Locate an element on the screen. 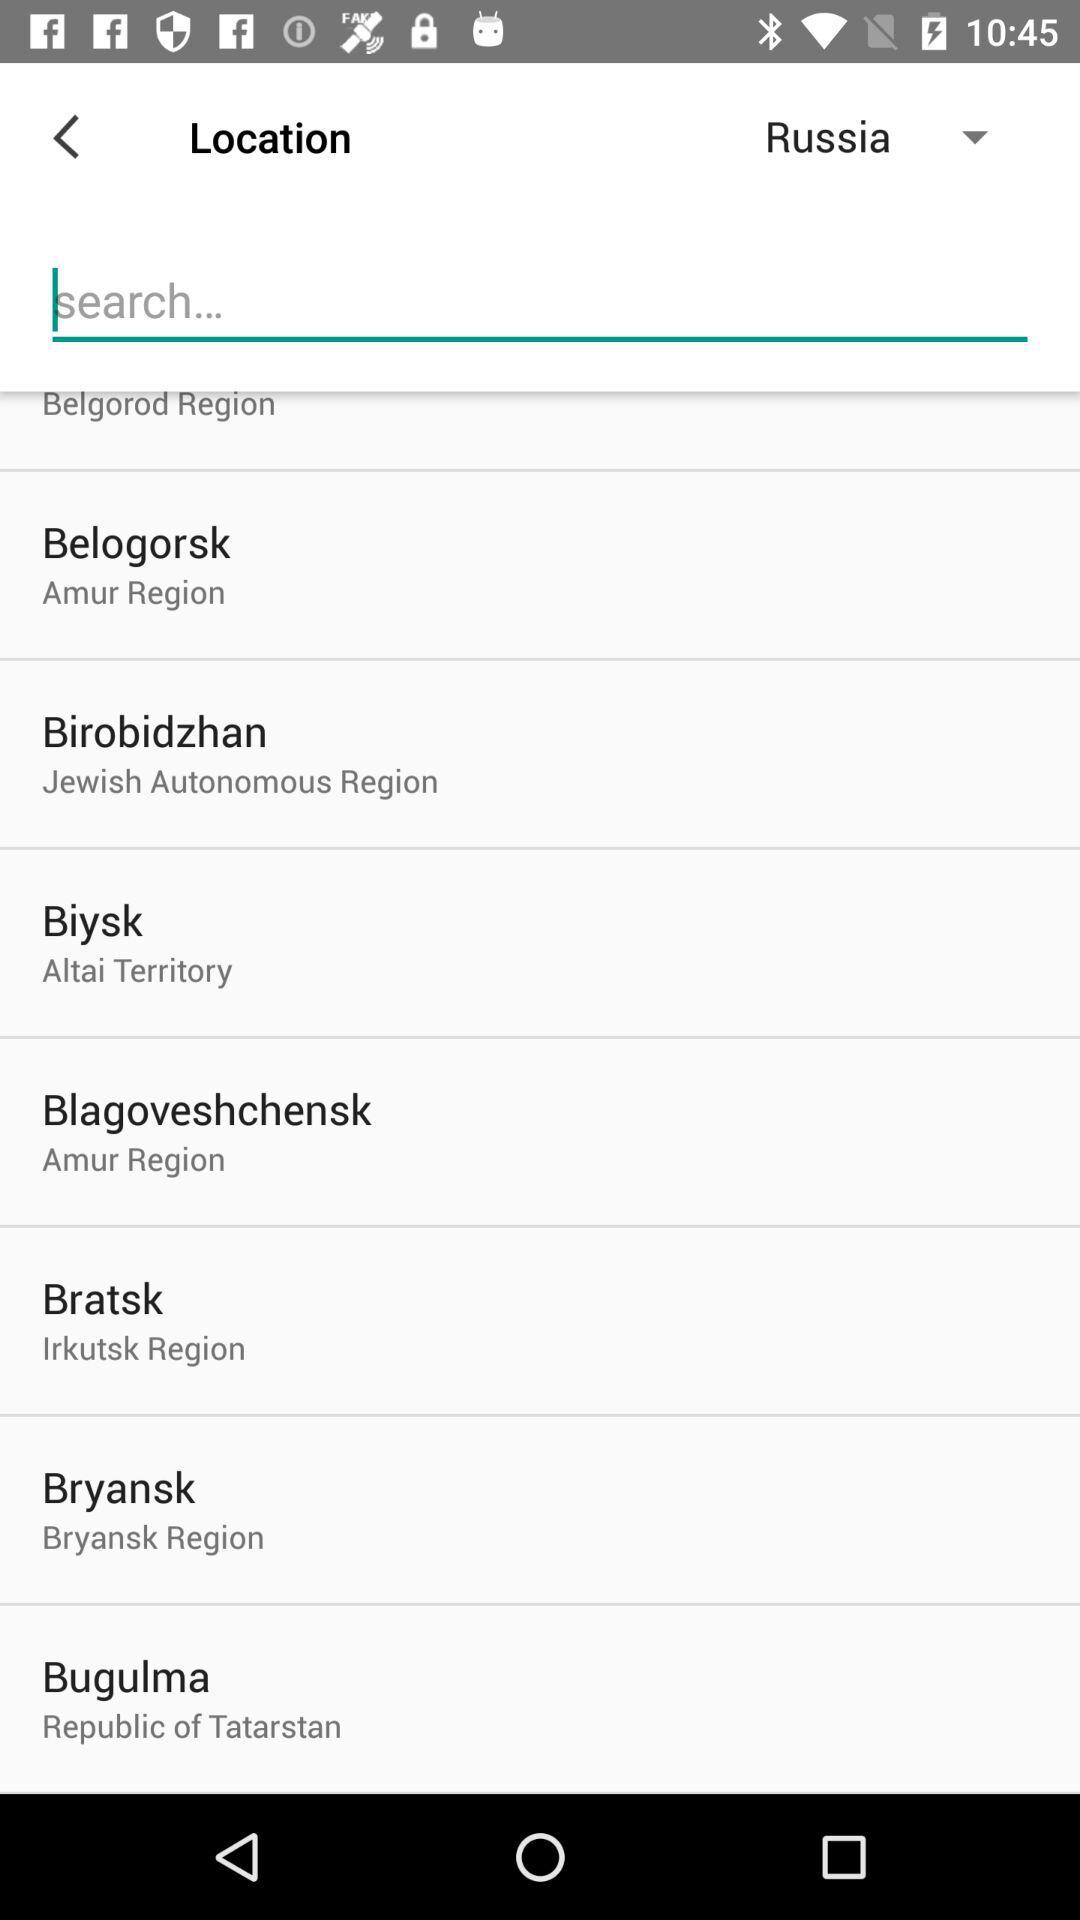 This screenshot has width=1080, height=1920. taxi and other transport.different rates is located at coordinates (540, 299).